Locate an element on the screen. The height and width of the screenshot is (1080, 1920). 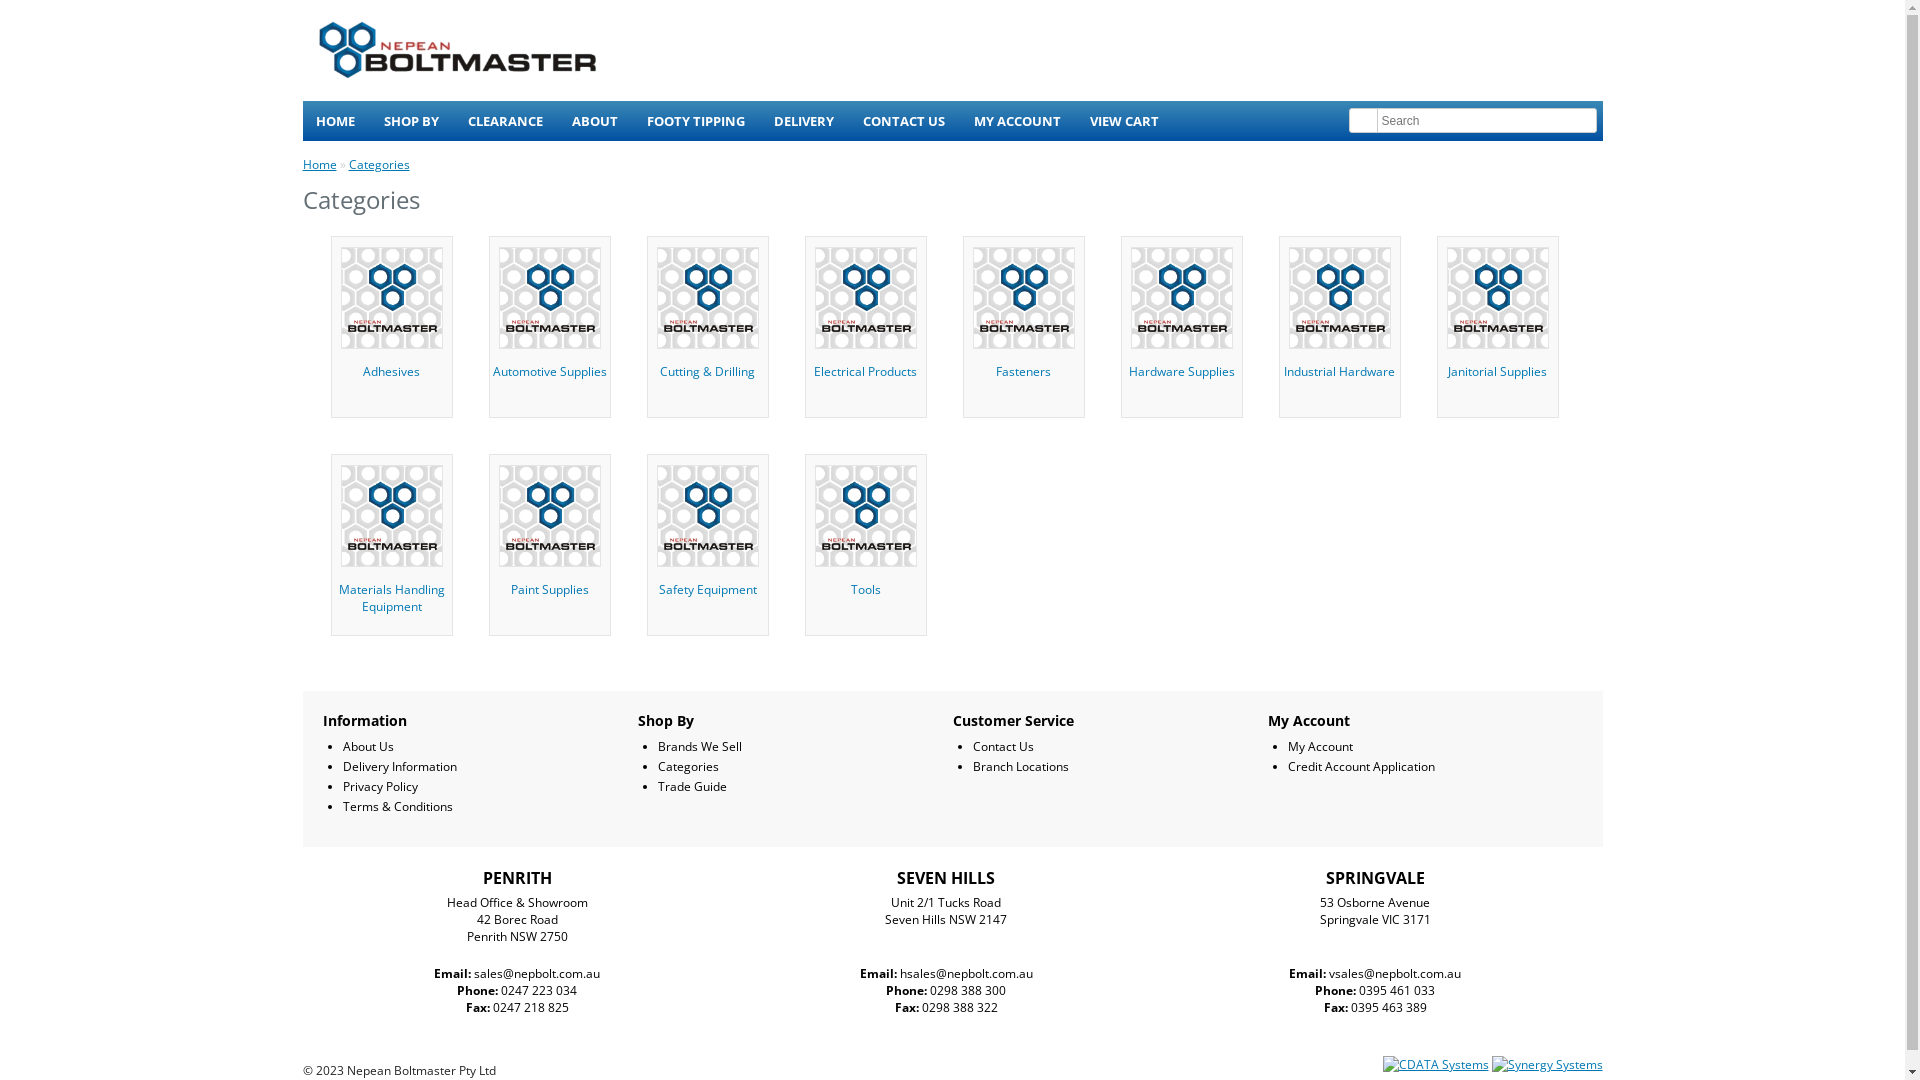
'Electrical Products' is located at coordinates (865, 319).